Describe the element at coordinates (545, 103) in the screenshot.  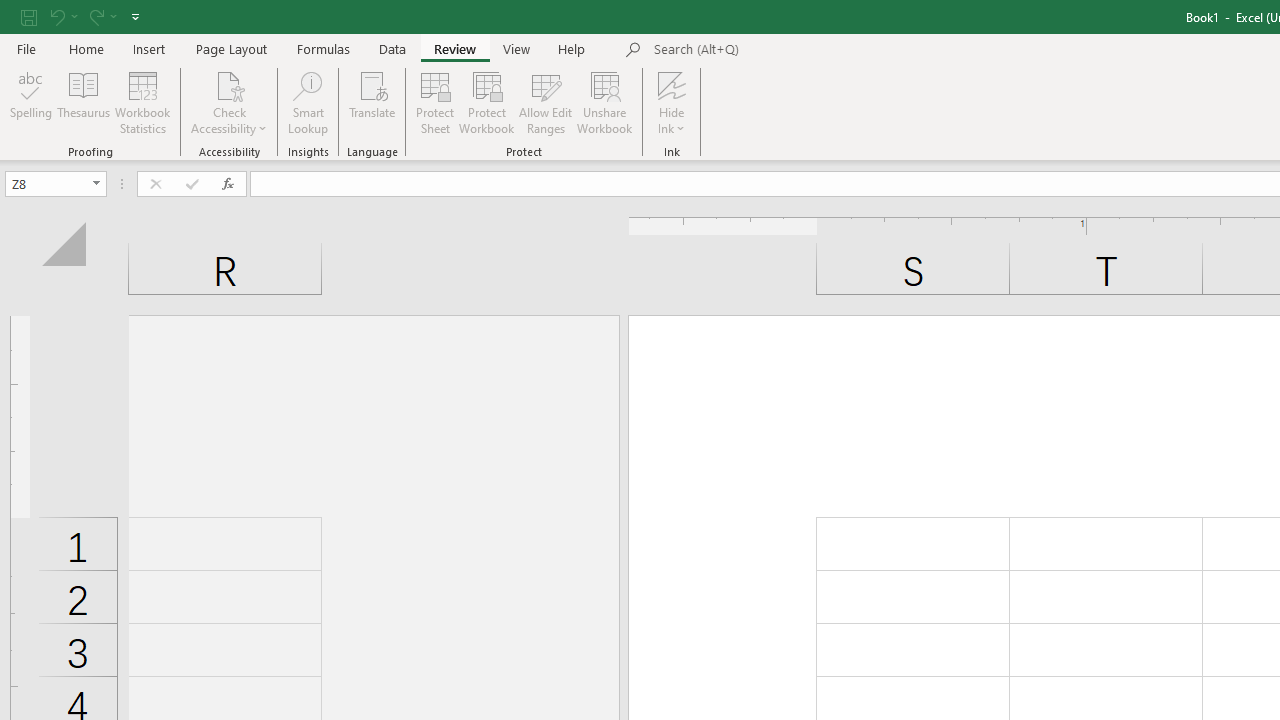
I see `'Allow Edit Ranges'` at that location.